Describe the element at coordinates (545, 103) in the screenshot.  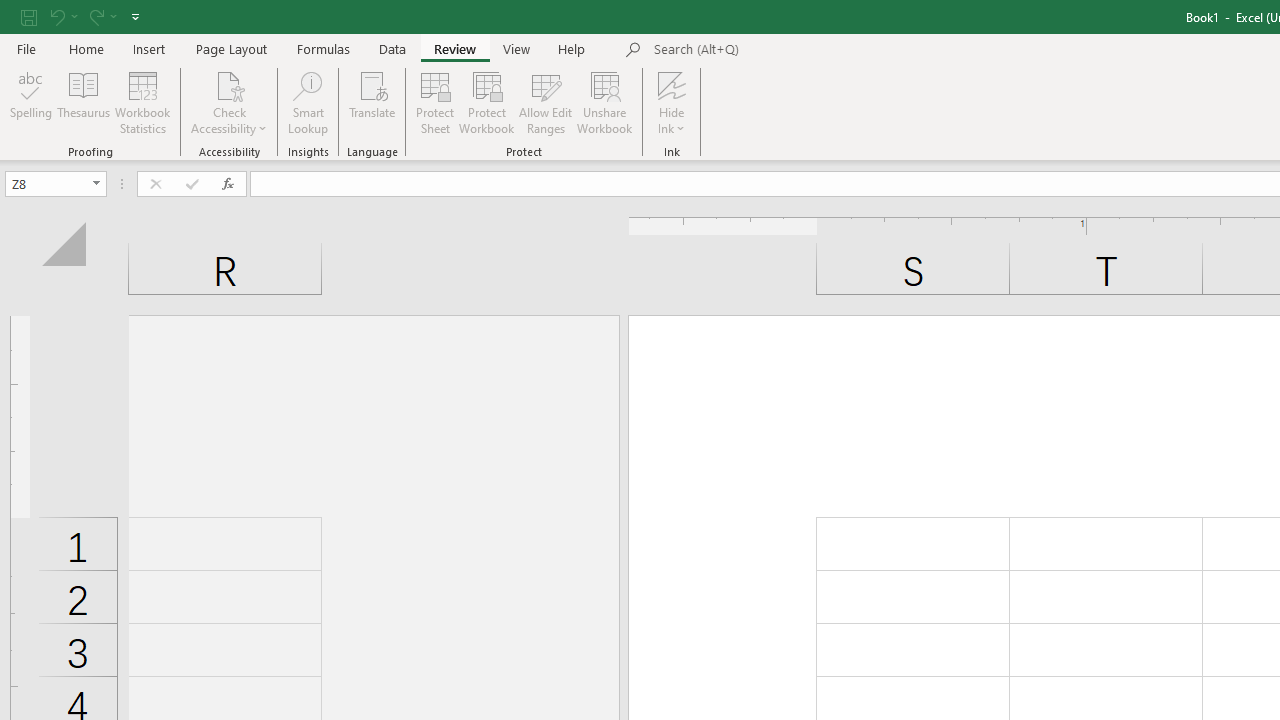
I see `'Allow Edit Ranges'` at that location.